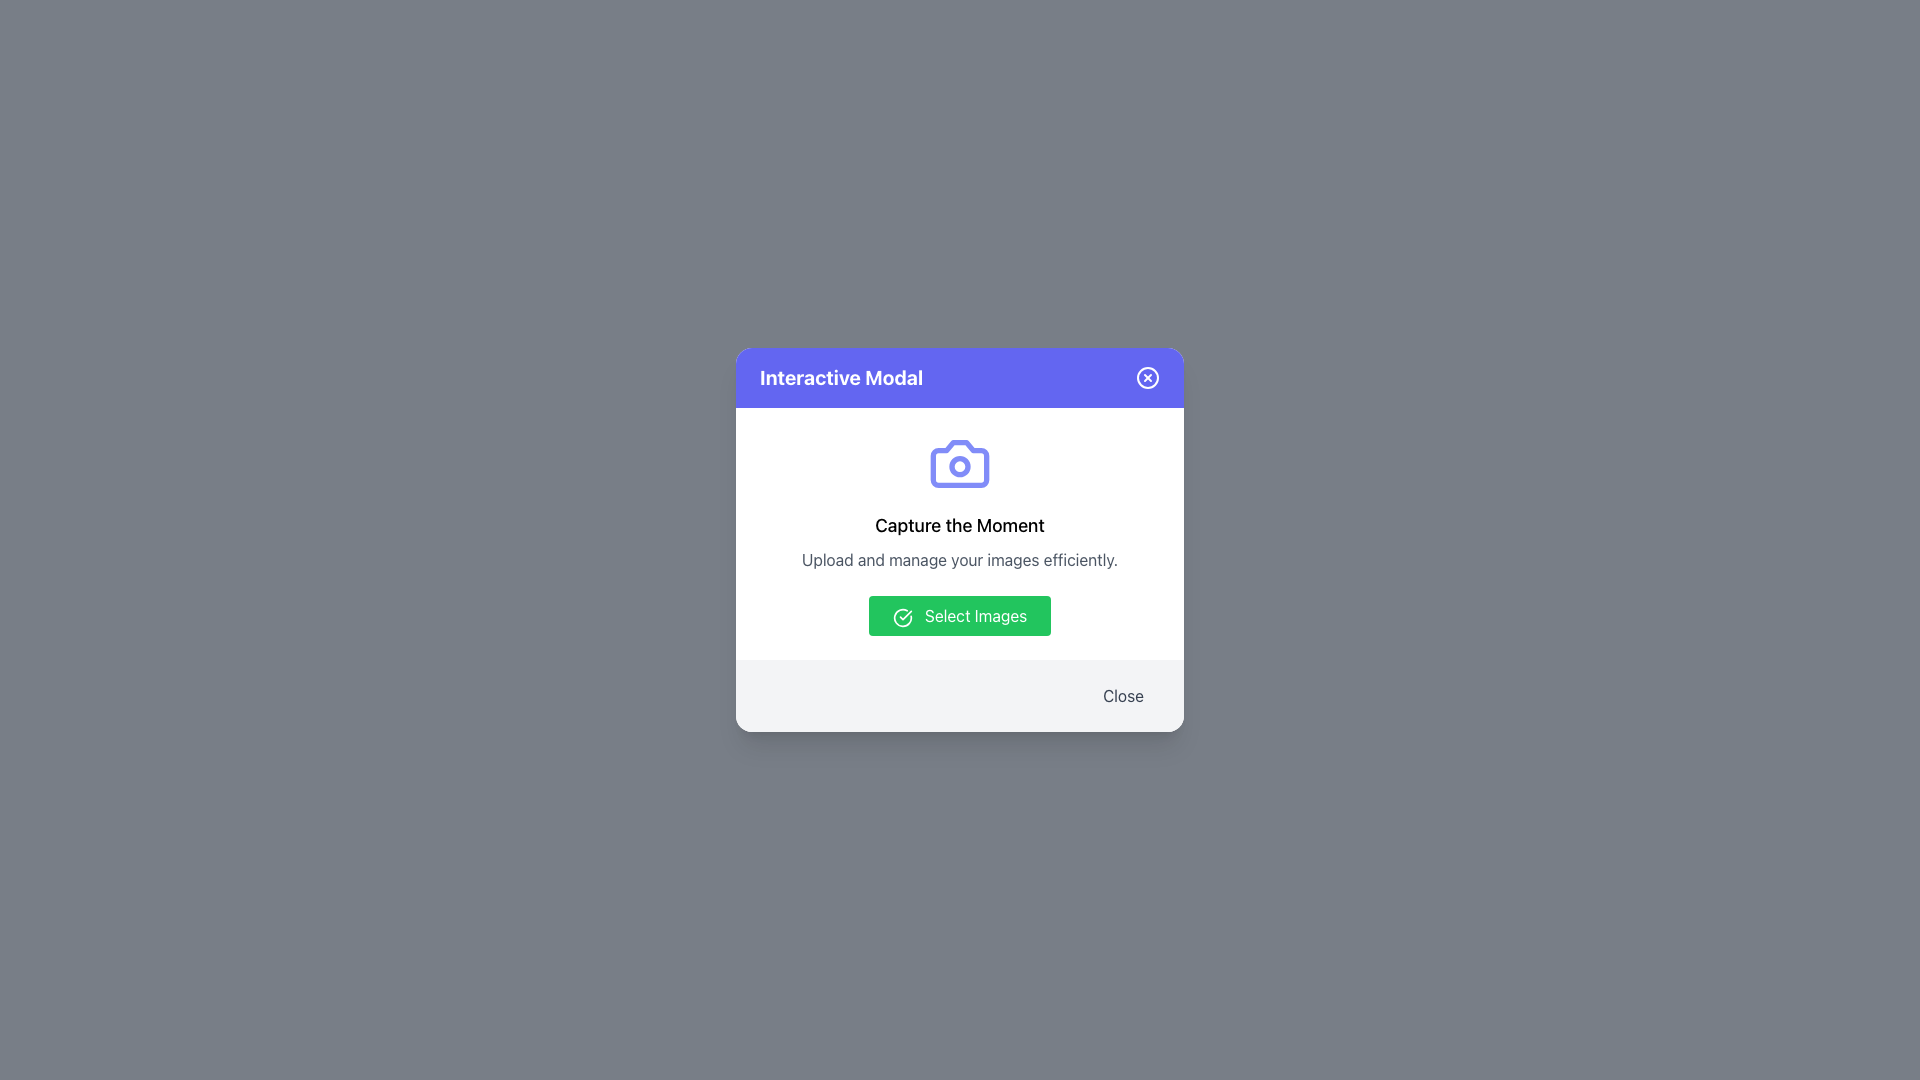  What do you see at coordinates (960, 463) in the screenshot?
I see `the camera icon's main body, which is a rectangular shape with a cut-out section on top, positioned above the text 'Capture the Moment' in the modal dialog box` at bounding box center [960, 463].